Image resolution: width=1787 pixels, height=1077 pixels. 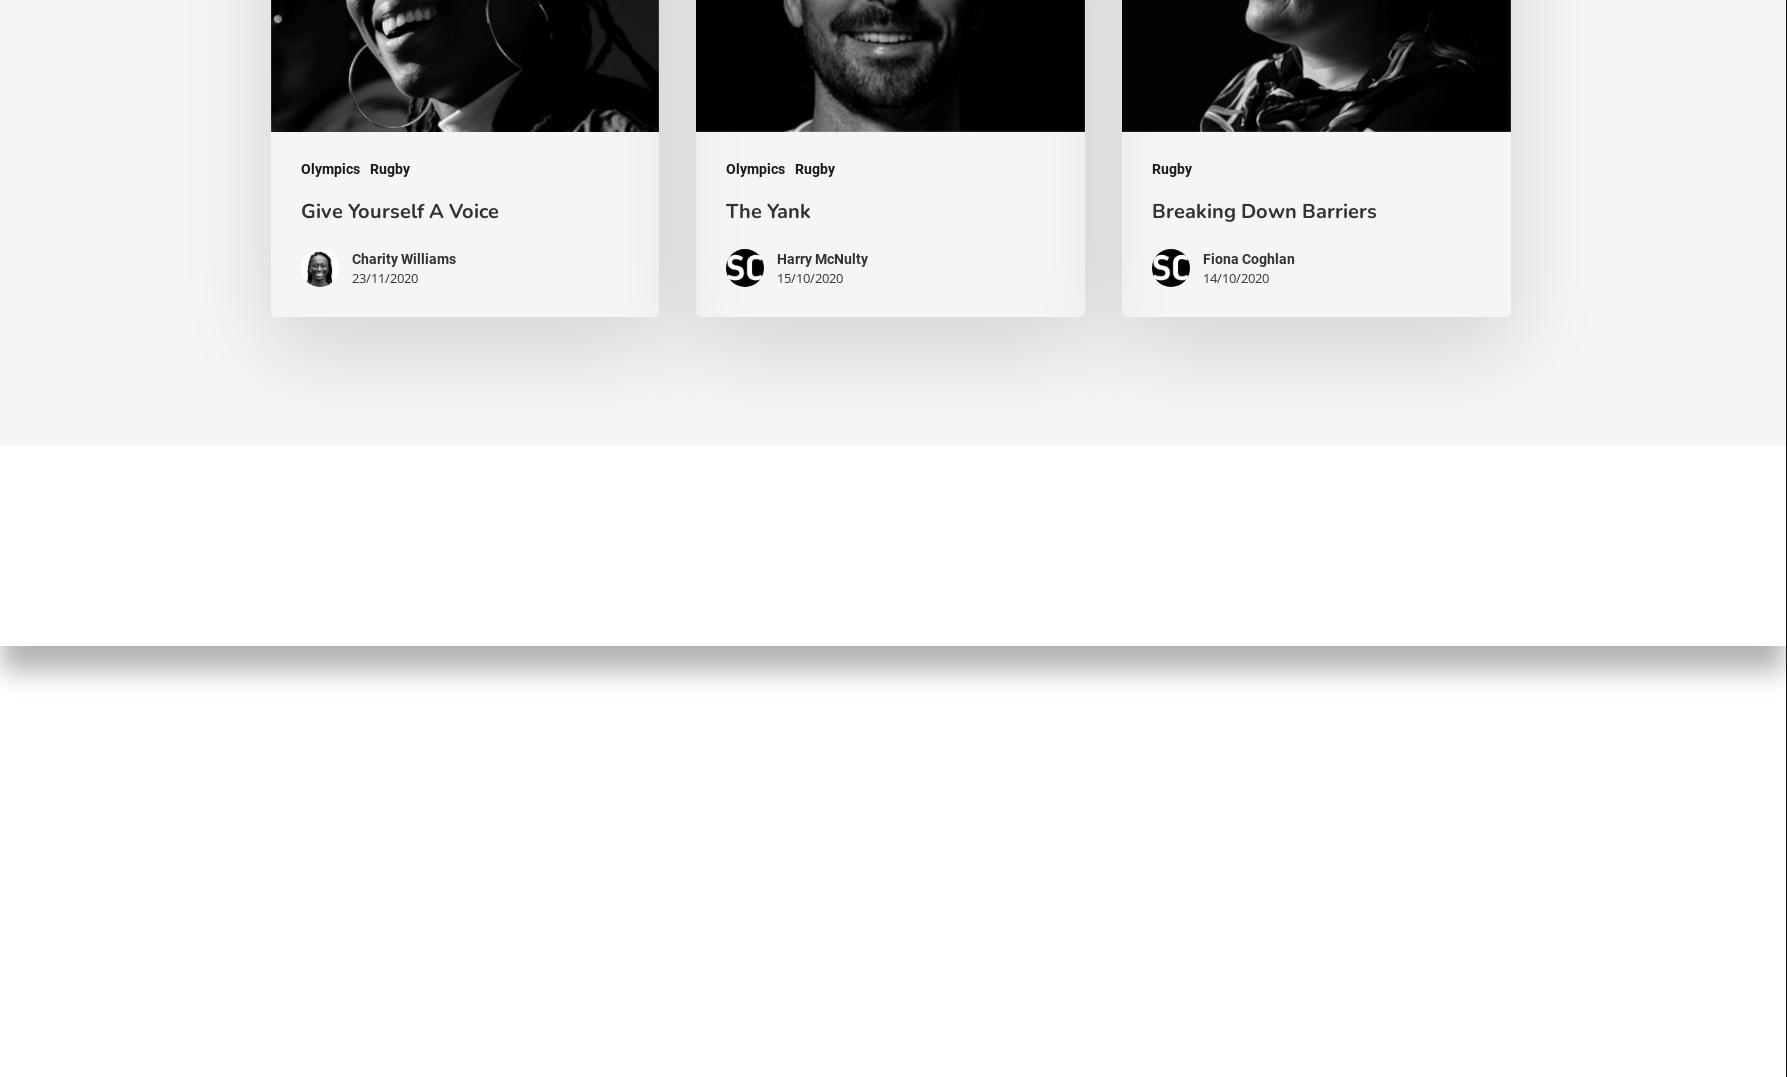 I want to click on 'Fiona Coghlan', so click(x=1248, y=257).